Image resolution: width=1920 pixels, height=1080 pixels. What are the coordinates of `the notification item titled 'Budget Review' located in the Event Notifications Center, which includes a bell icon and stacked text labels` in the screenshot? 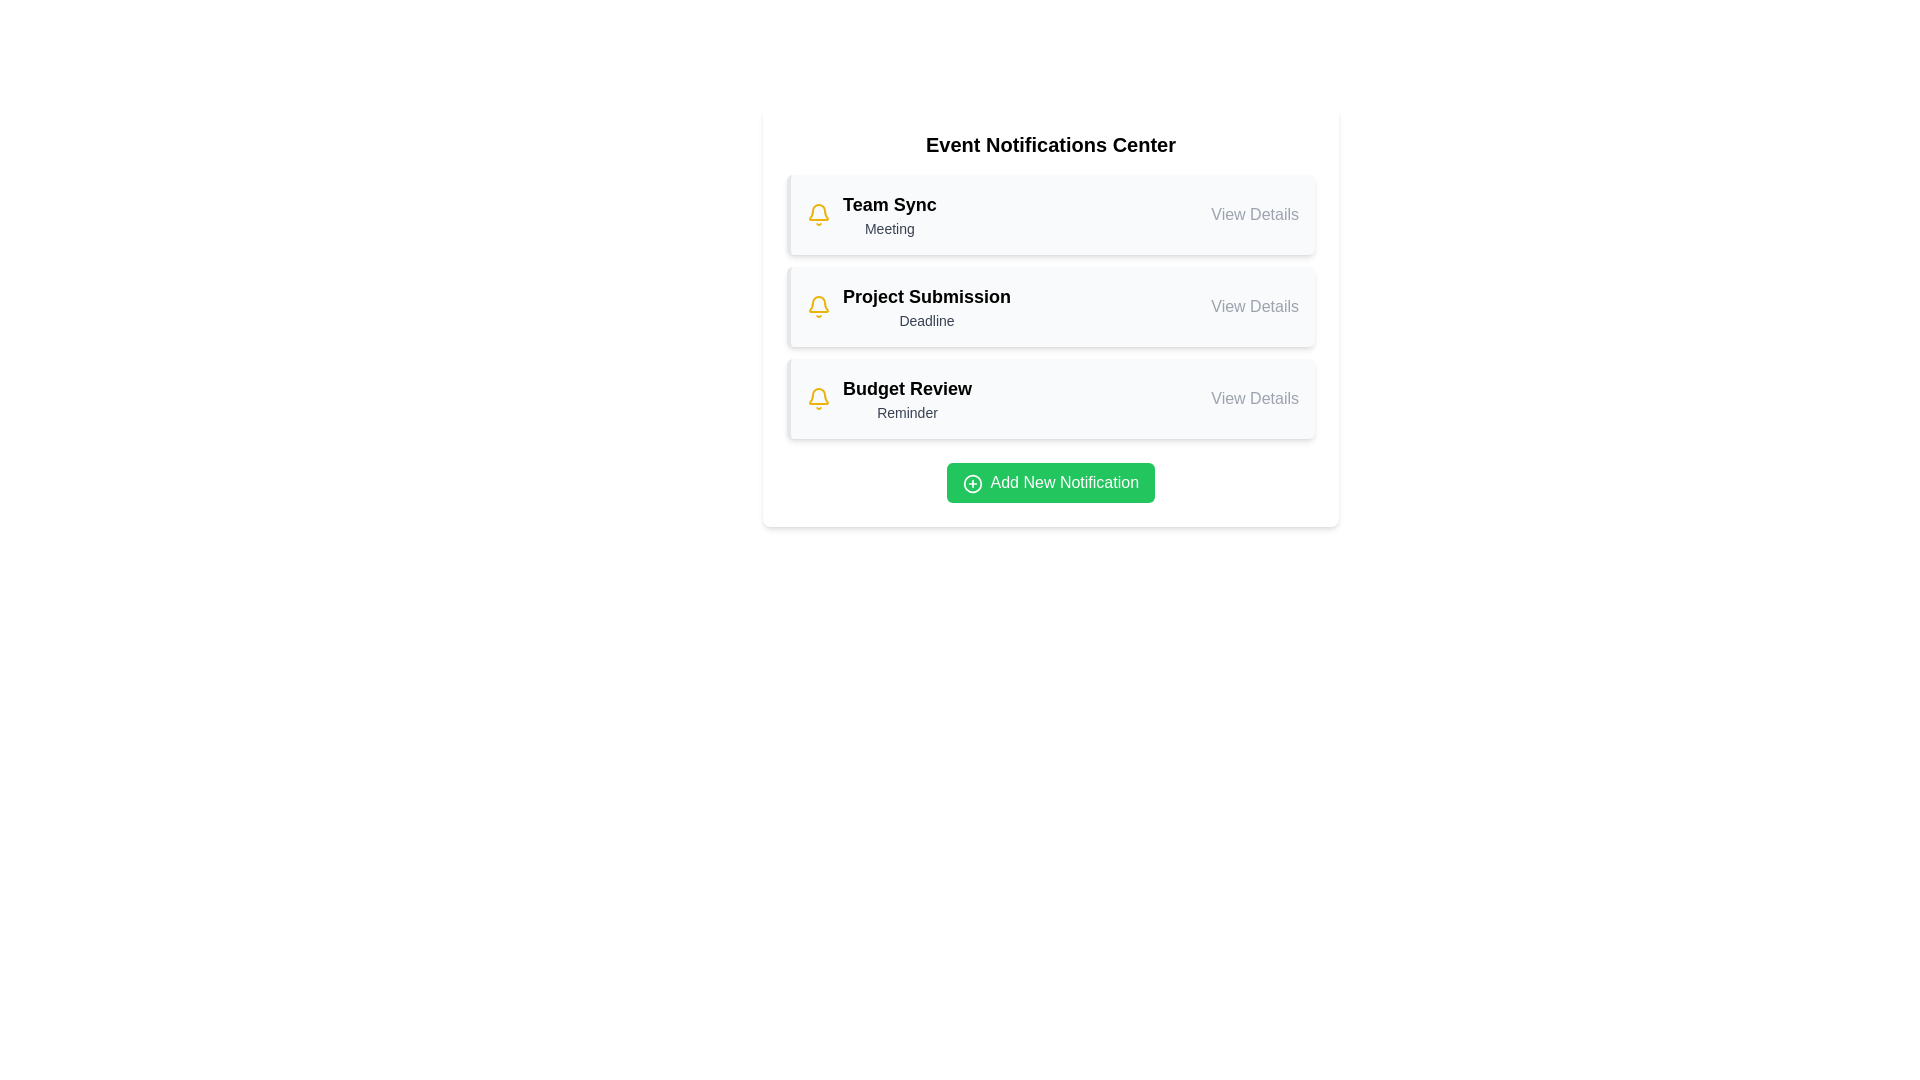 It's located at (888, 398).